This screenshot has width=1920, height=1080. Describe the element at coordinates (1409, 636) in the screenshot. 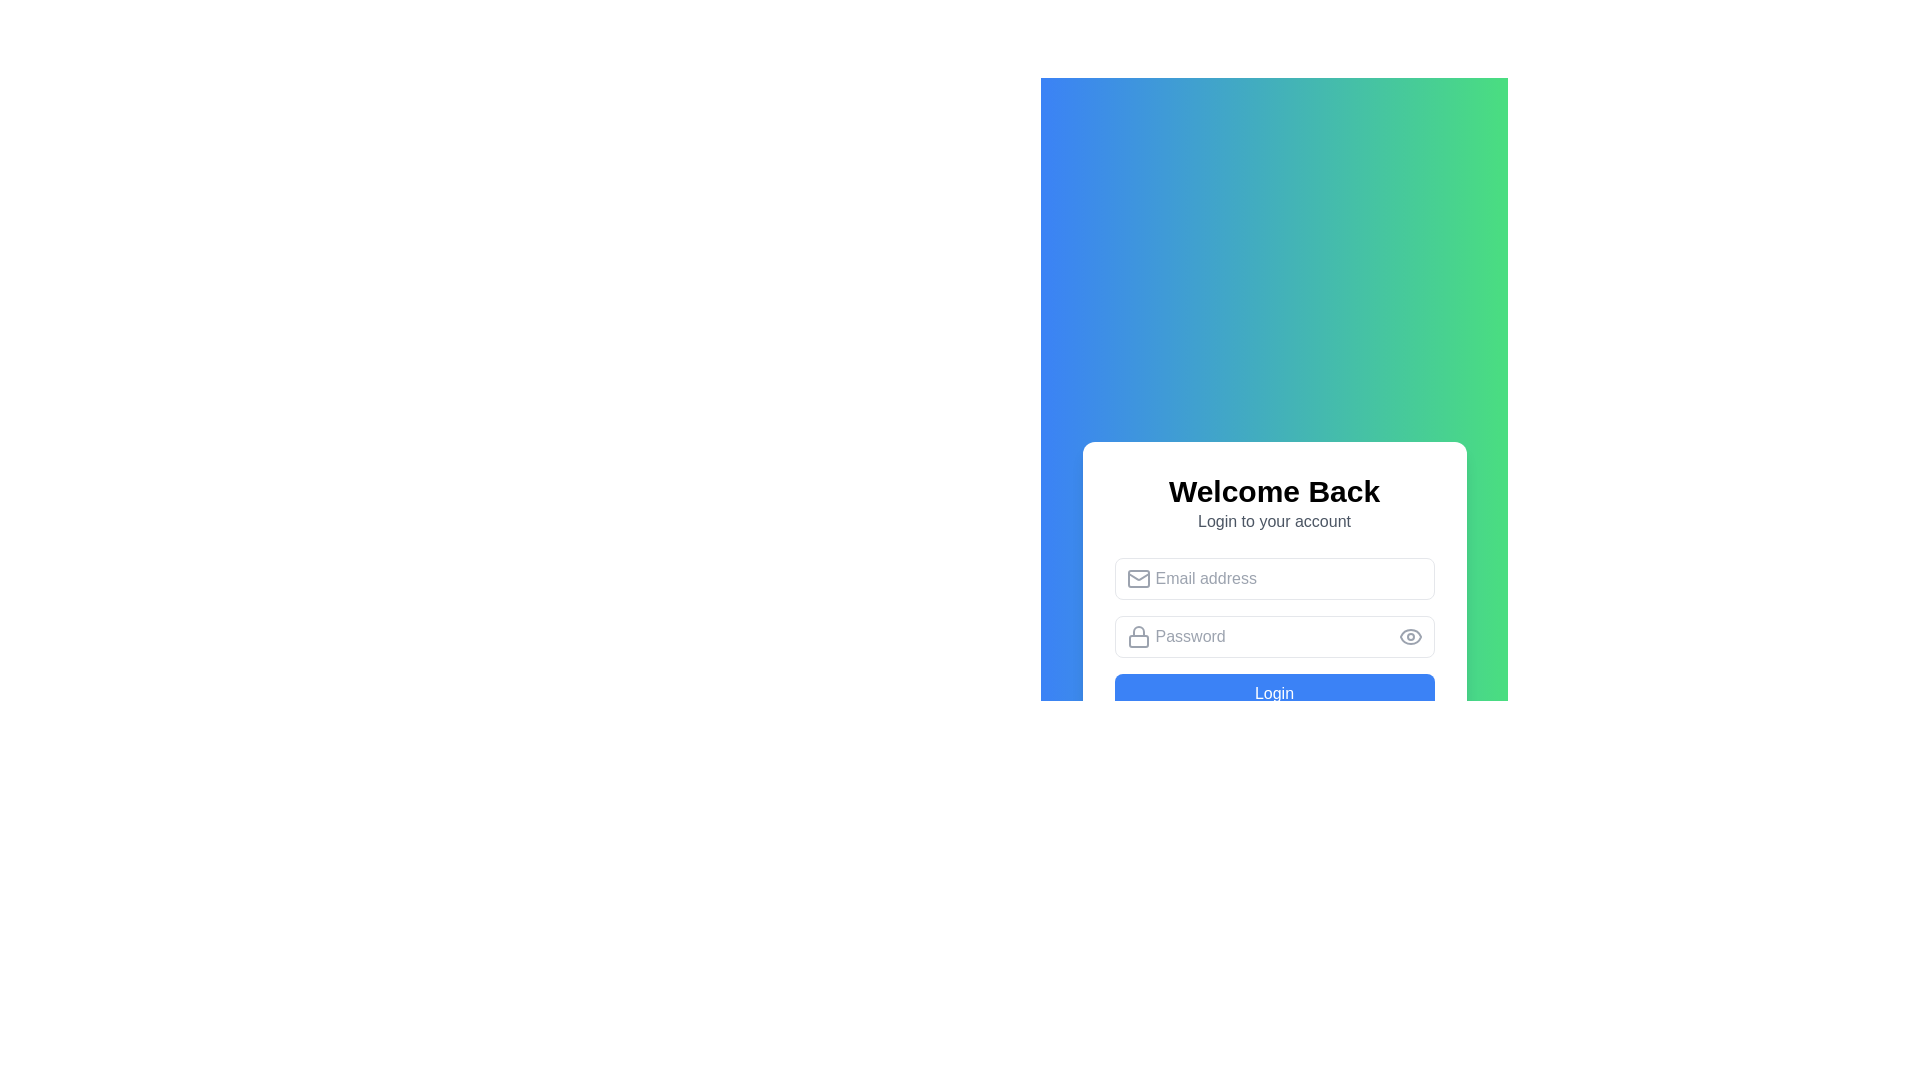

I see `the gray eye-shaped icon button at the right end of the password input field` at that location.